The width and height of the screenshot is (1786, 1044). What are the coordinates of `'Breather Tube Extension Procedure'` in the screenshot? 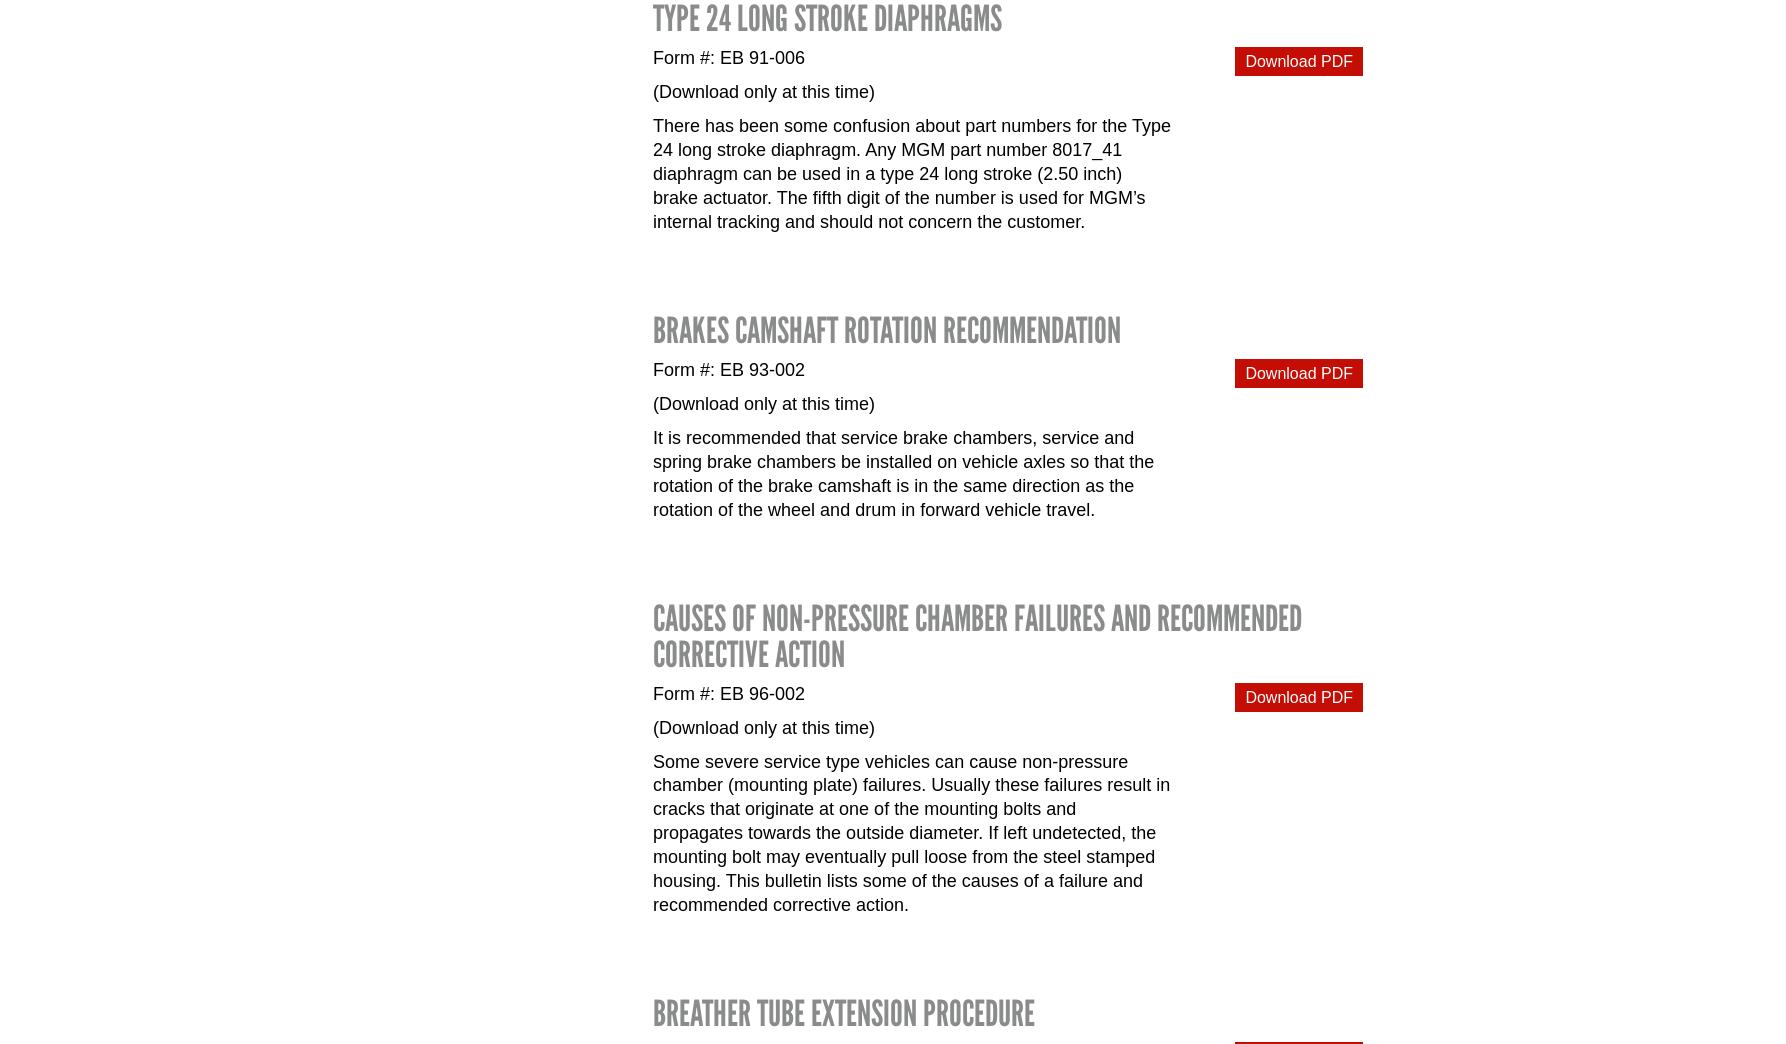 It's located at (843, 1013).